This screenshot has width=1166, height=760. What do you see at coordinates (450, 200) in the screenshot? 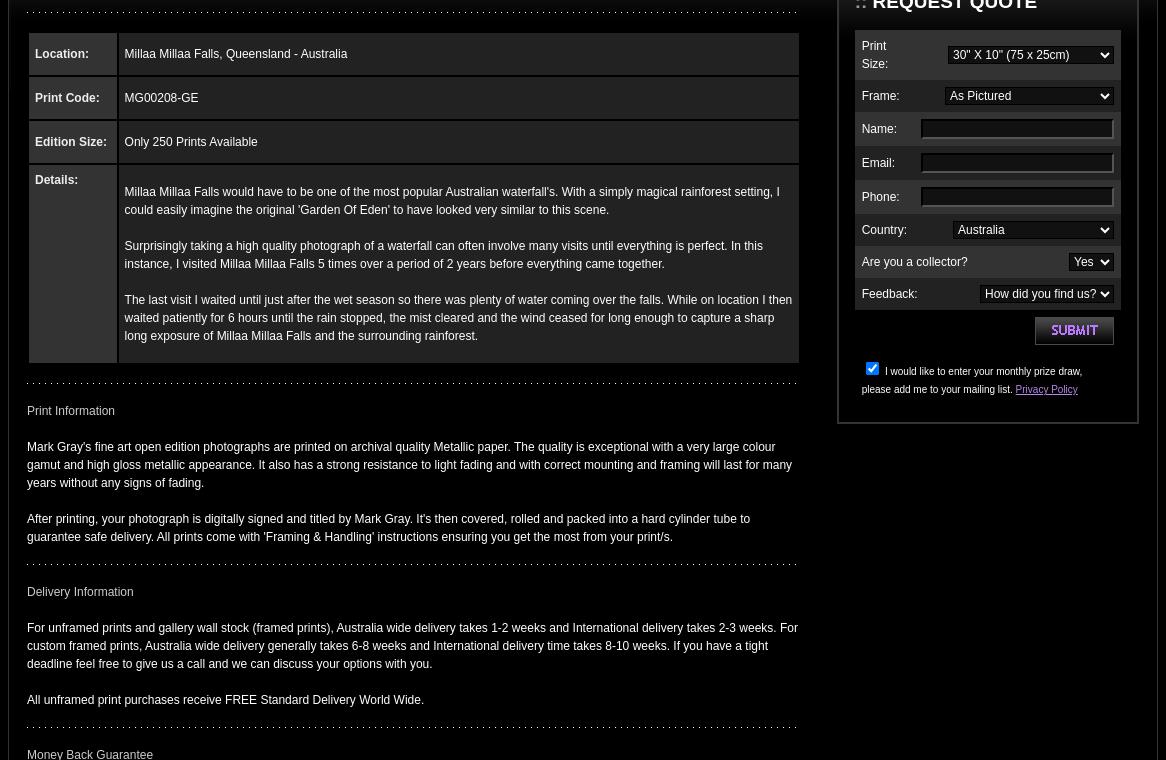
I see `'Millaa Millaa Falls would have to be one of the most popular Australian waterfall's. With a simply magical rainforest setting, I could easily imagine the original 'Garden Of Eden' to have looked very similar to this scene.'` at bounding box center [450, 200].